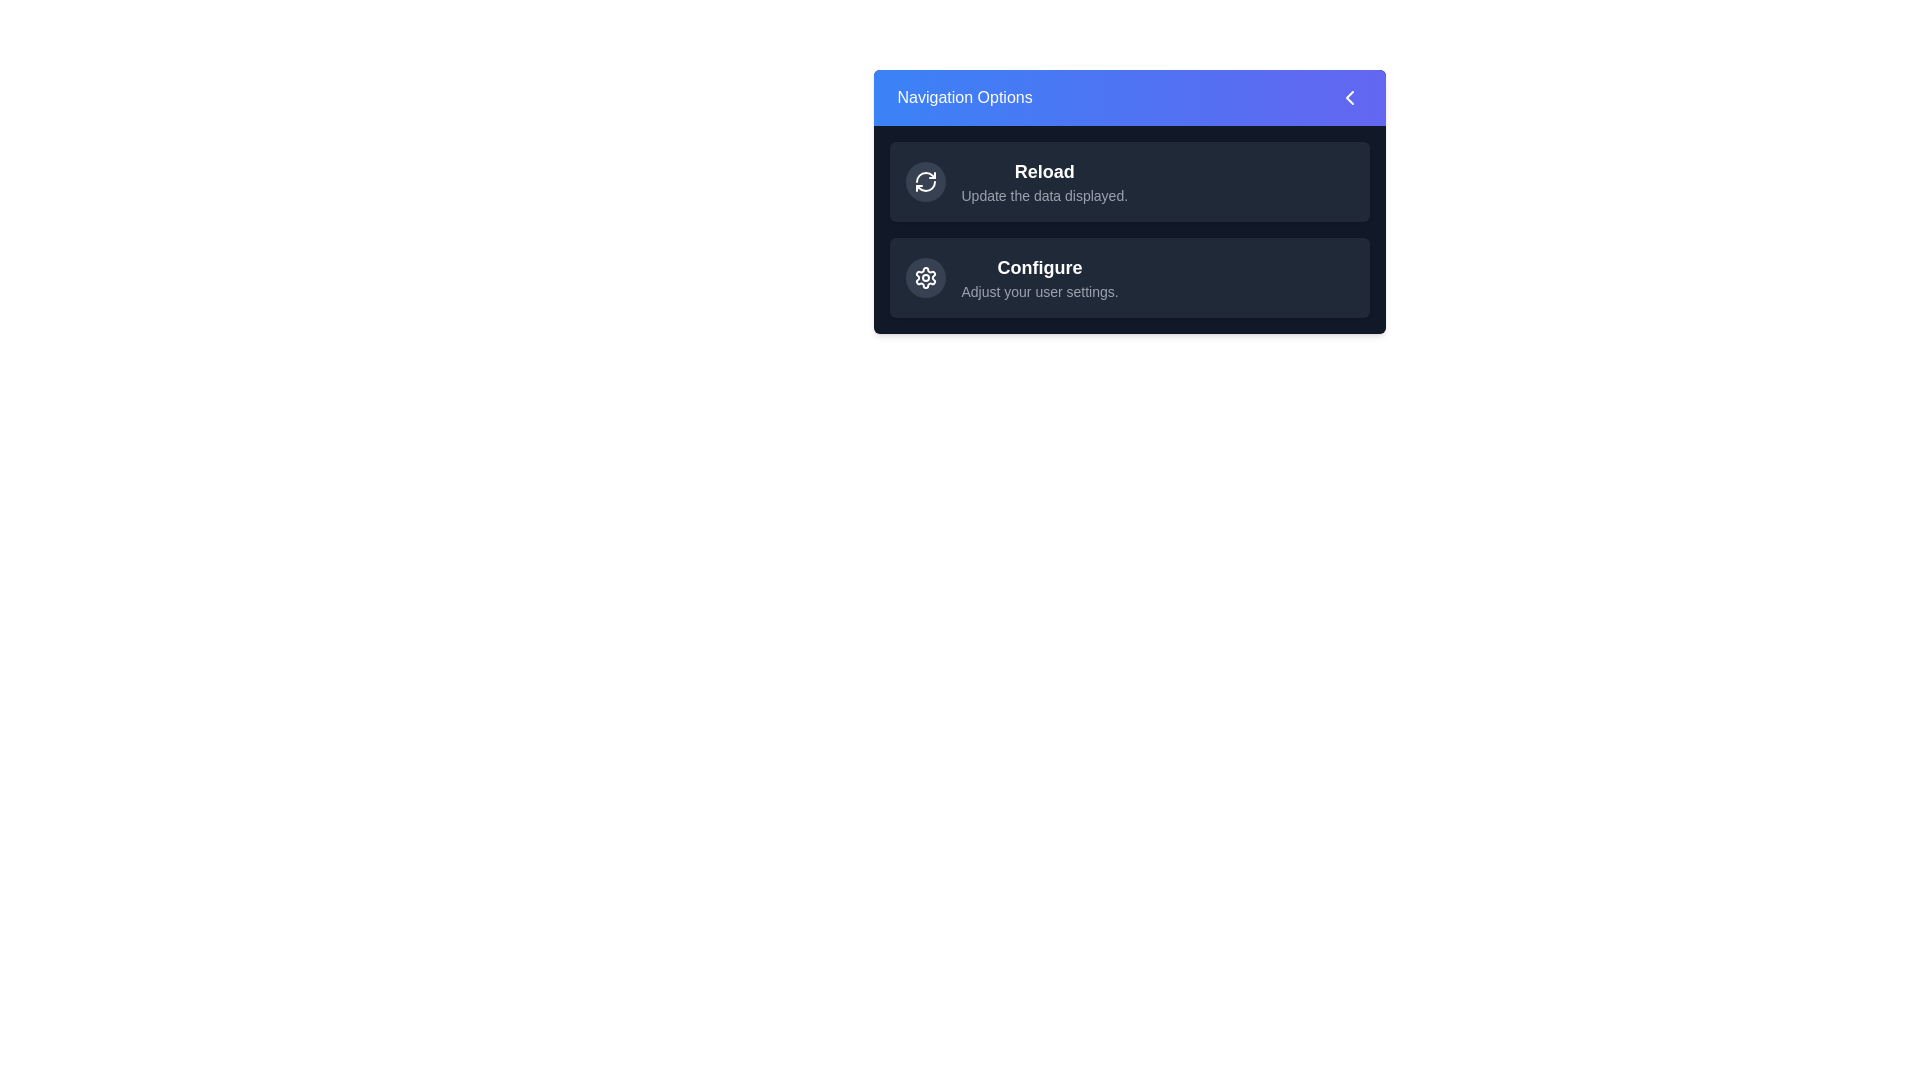 Image resolution: width=1920 pixels, height=1080 pixels. I want to click on the 'Reload' option in the navigation panel, so click(1043, 171).